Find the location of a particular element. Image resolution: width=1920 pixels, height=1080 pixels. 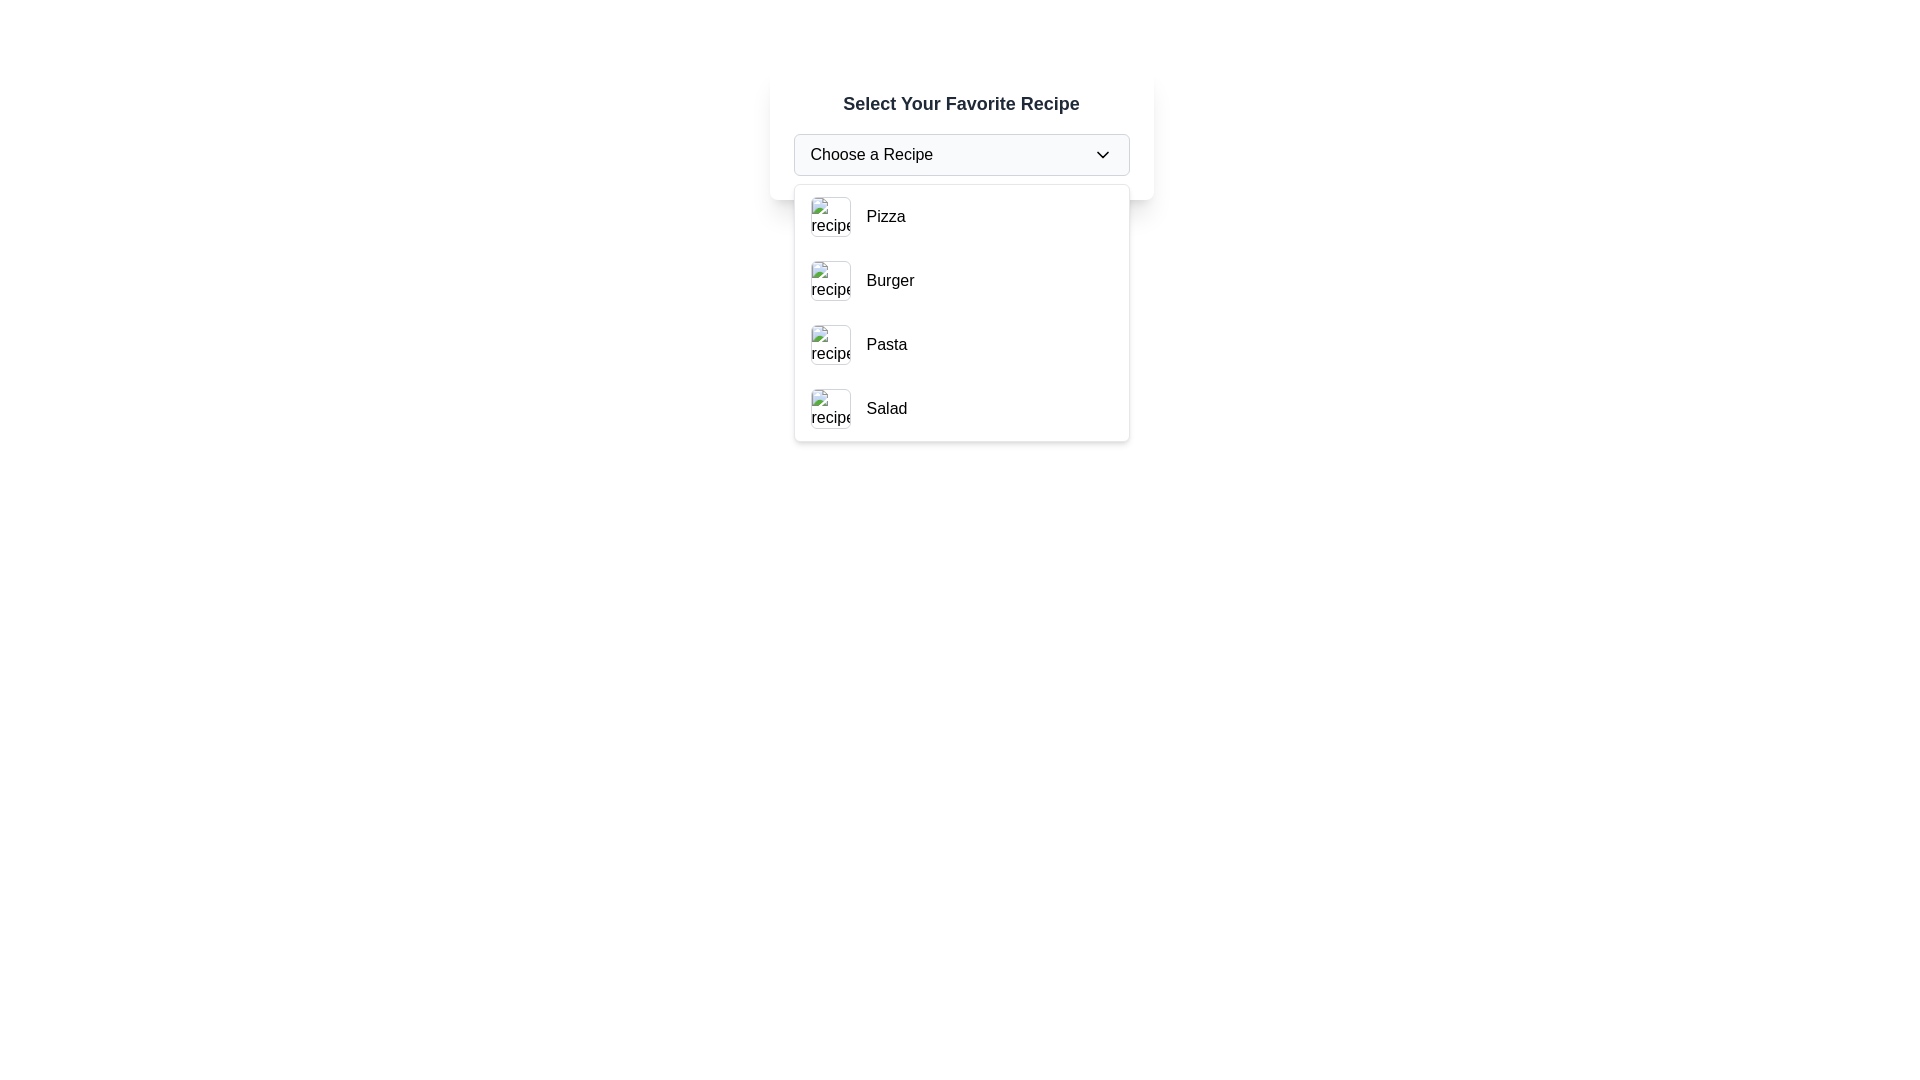

the 'Pizza' option label in the dropdown menu is located at coordinates (885, 216).